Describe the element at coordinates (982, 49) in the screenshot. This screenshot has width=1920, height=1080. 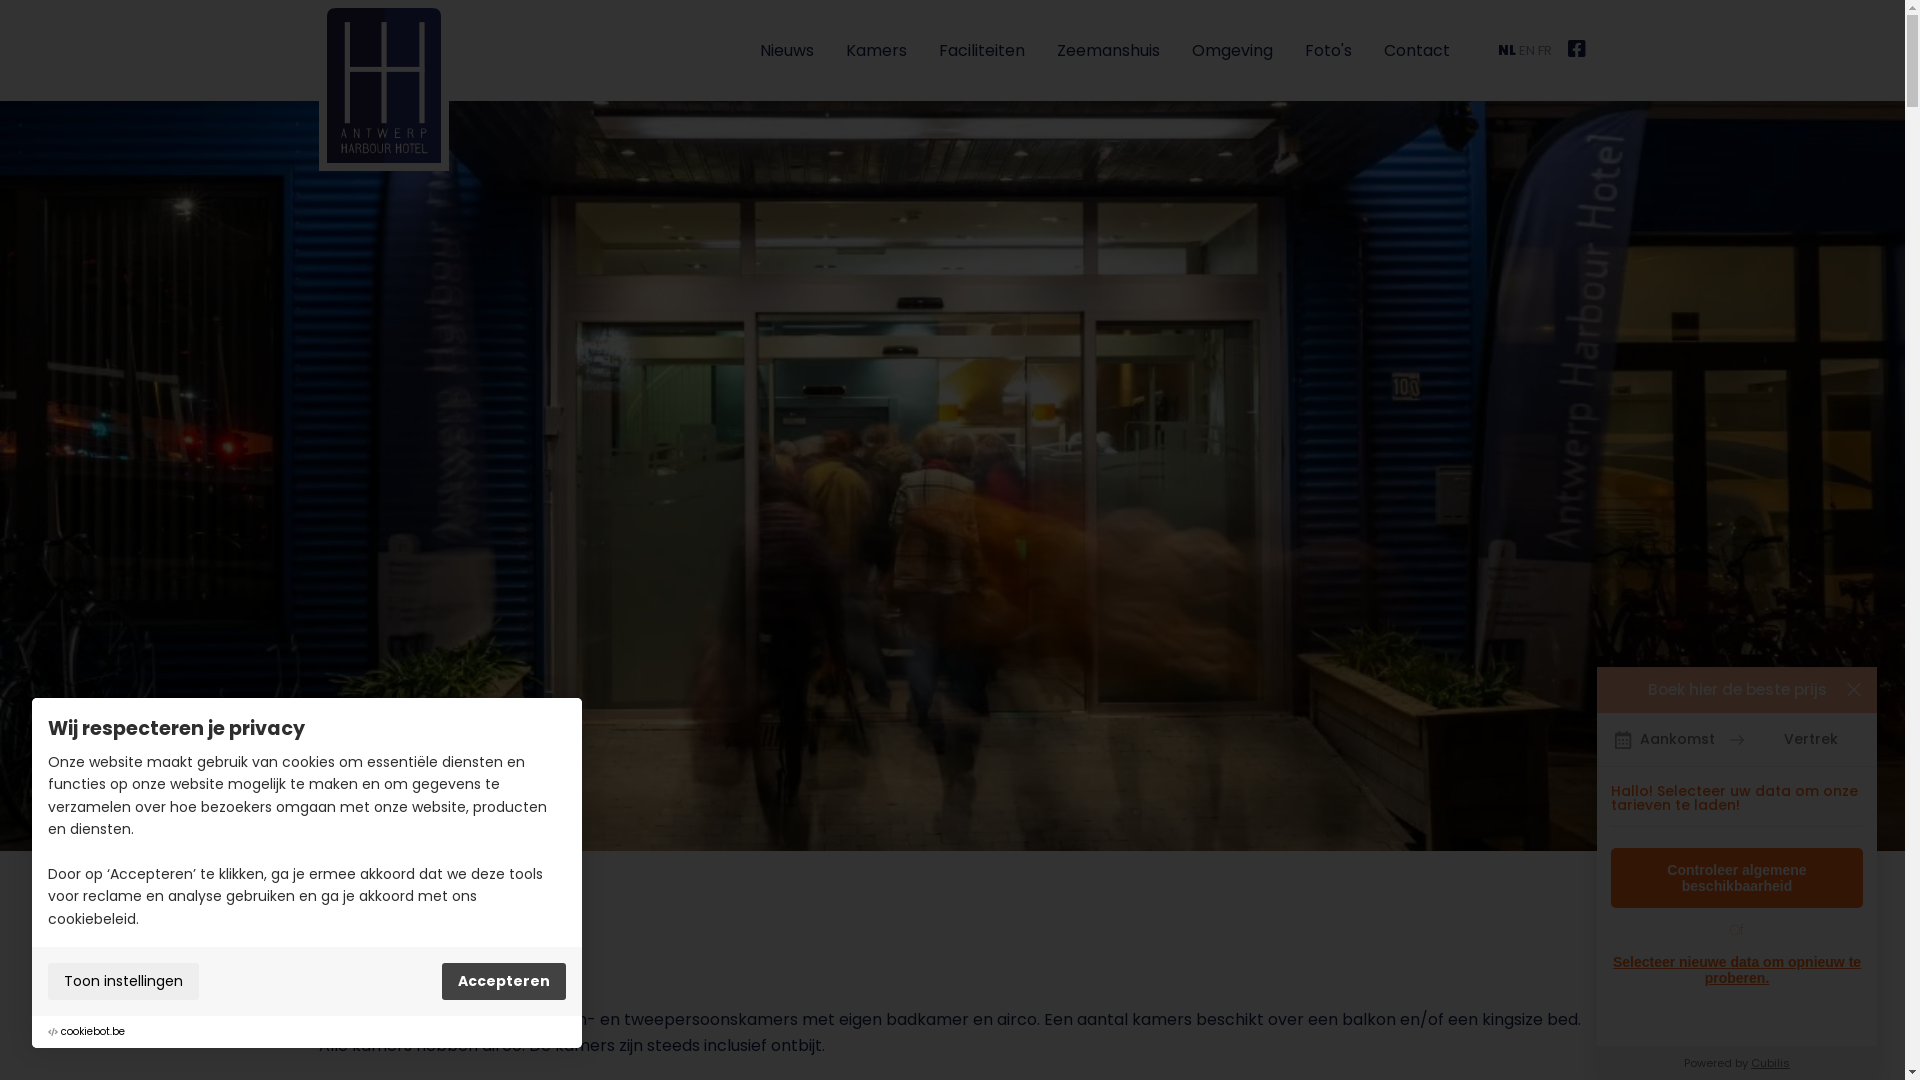
I see `'Faciliteiten'` at that location.